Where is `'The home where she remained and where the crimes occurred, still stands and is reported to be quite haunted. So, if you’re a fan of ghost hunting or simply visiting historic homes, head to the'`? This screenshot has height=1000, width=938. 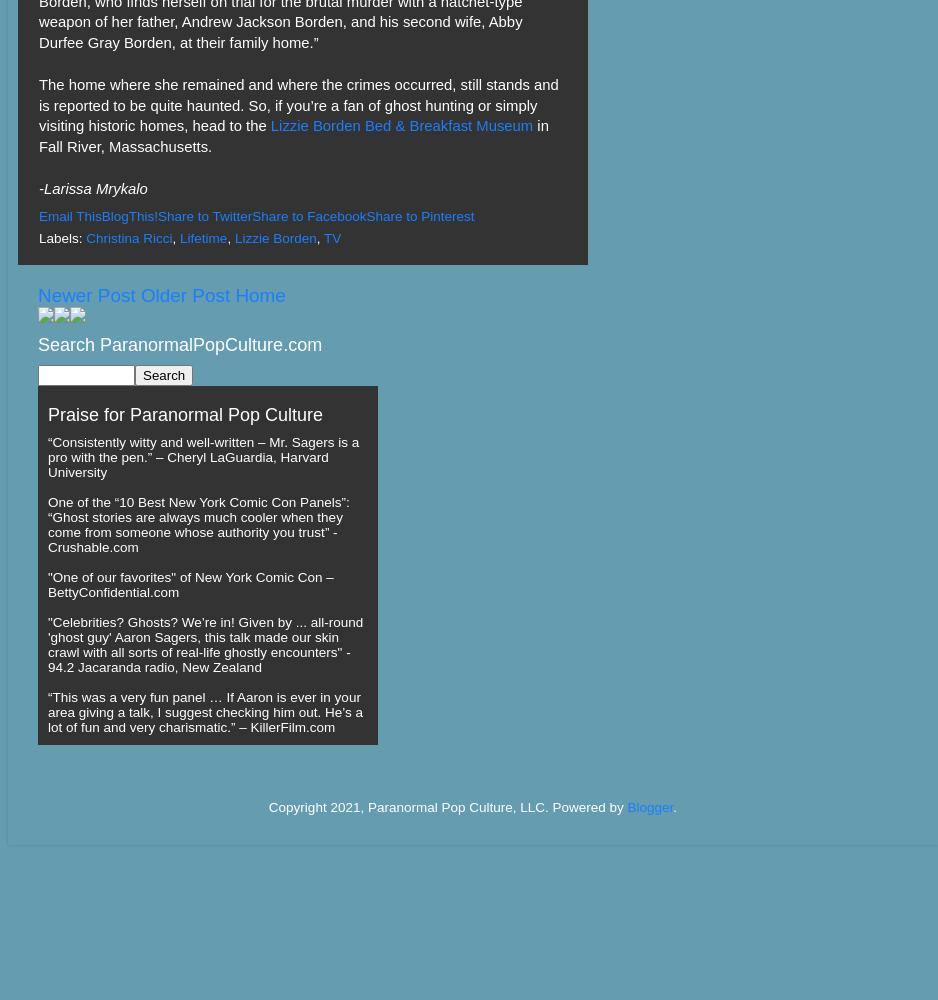
'The home where she remained and where the crimes occurred, still stands and is reported to be quite haunted. So, if you’re a fan of ghost hunting or simply visiting historic homes, head to the' is located at coordinates (298, 104).